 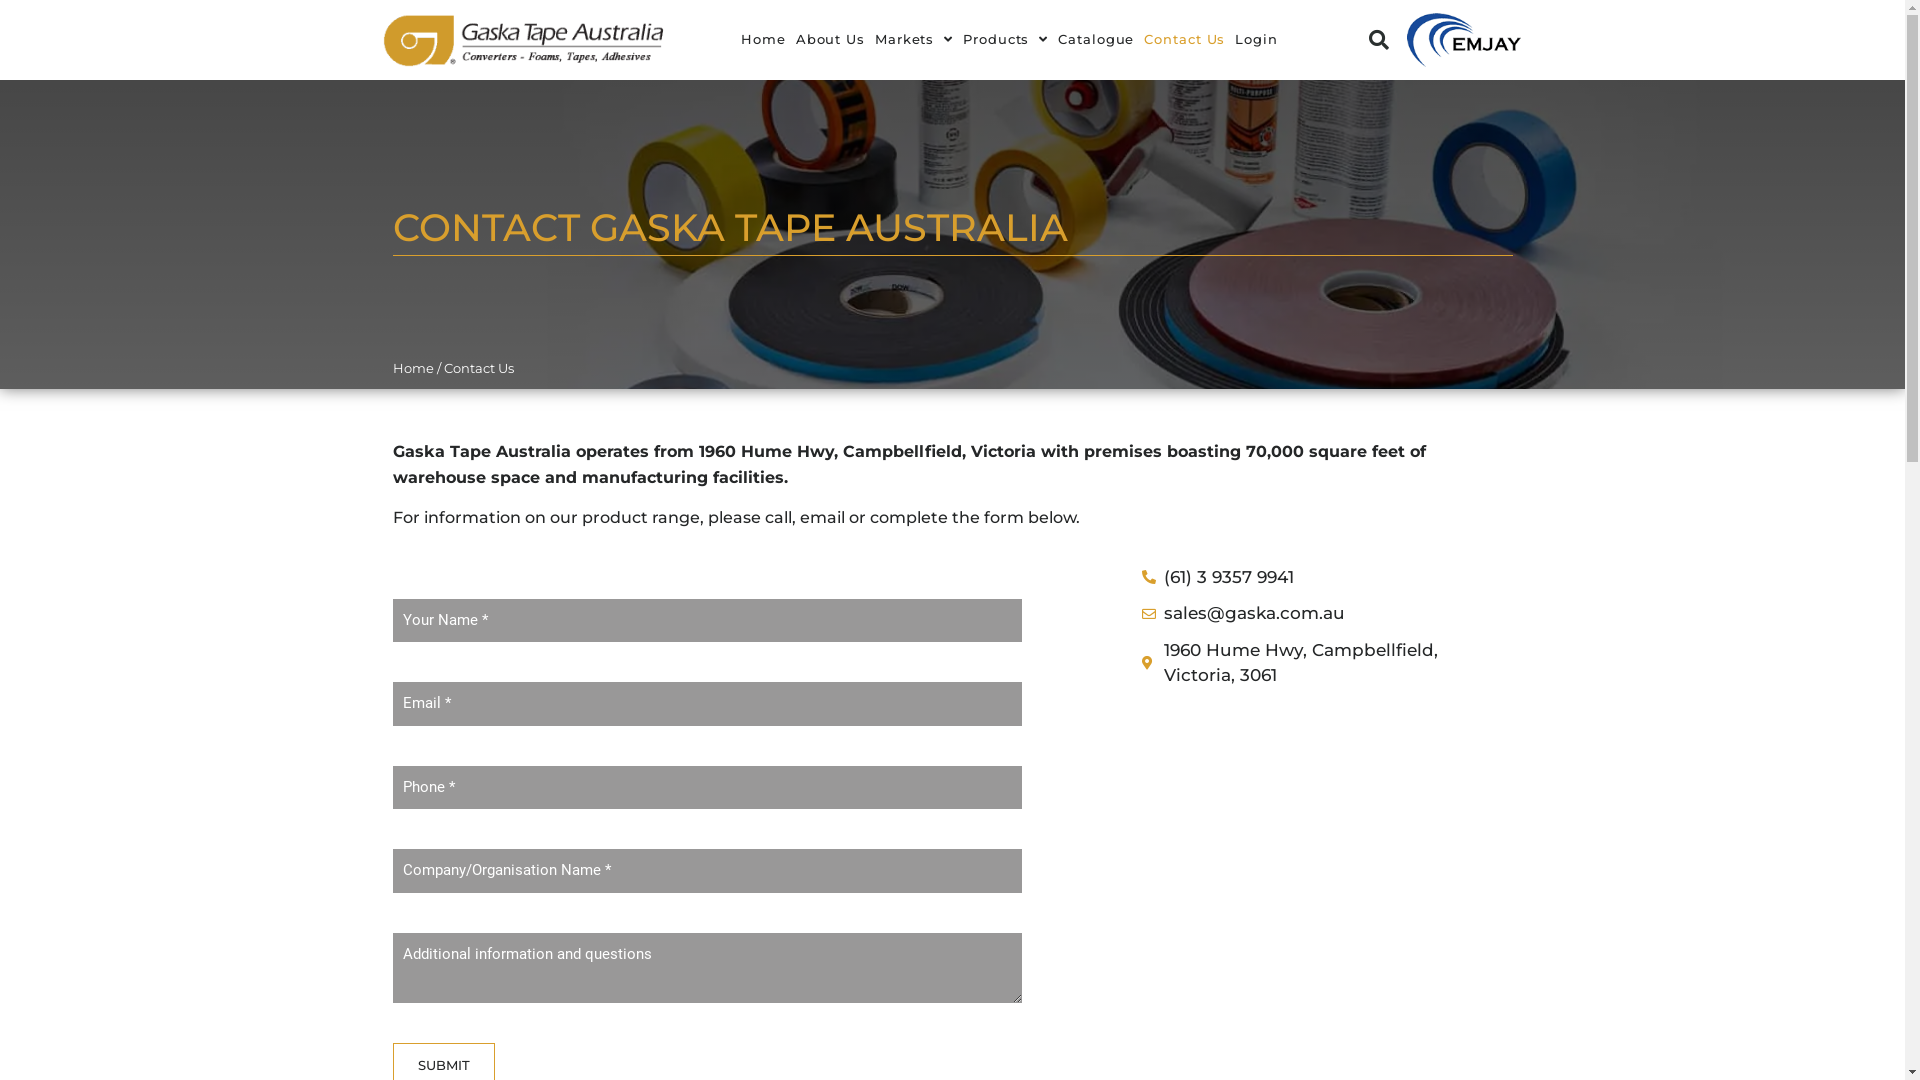 What do you see at coordinates (1005, 39) in the screenshot?
I see `'Products'` at bounding box center [1005, 39].